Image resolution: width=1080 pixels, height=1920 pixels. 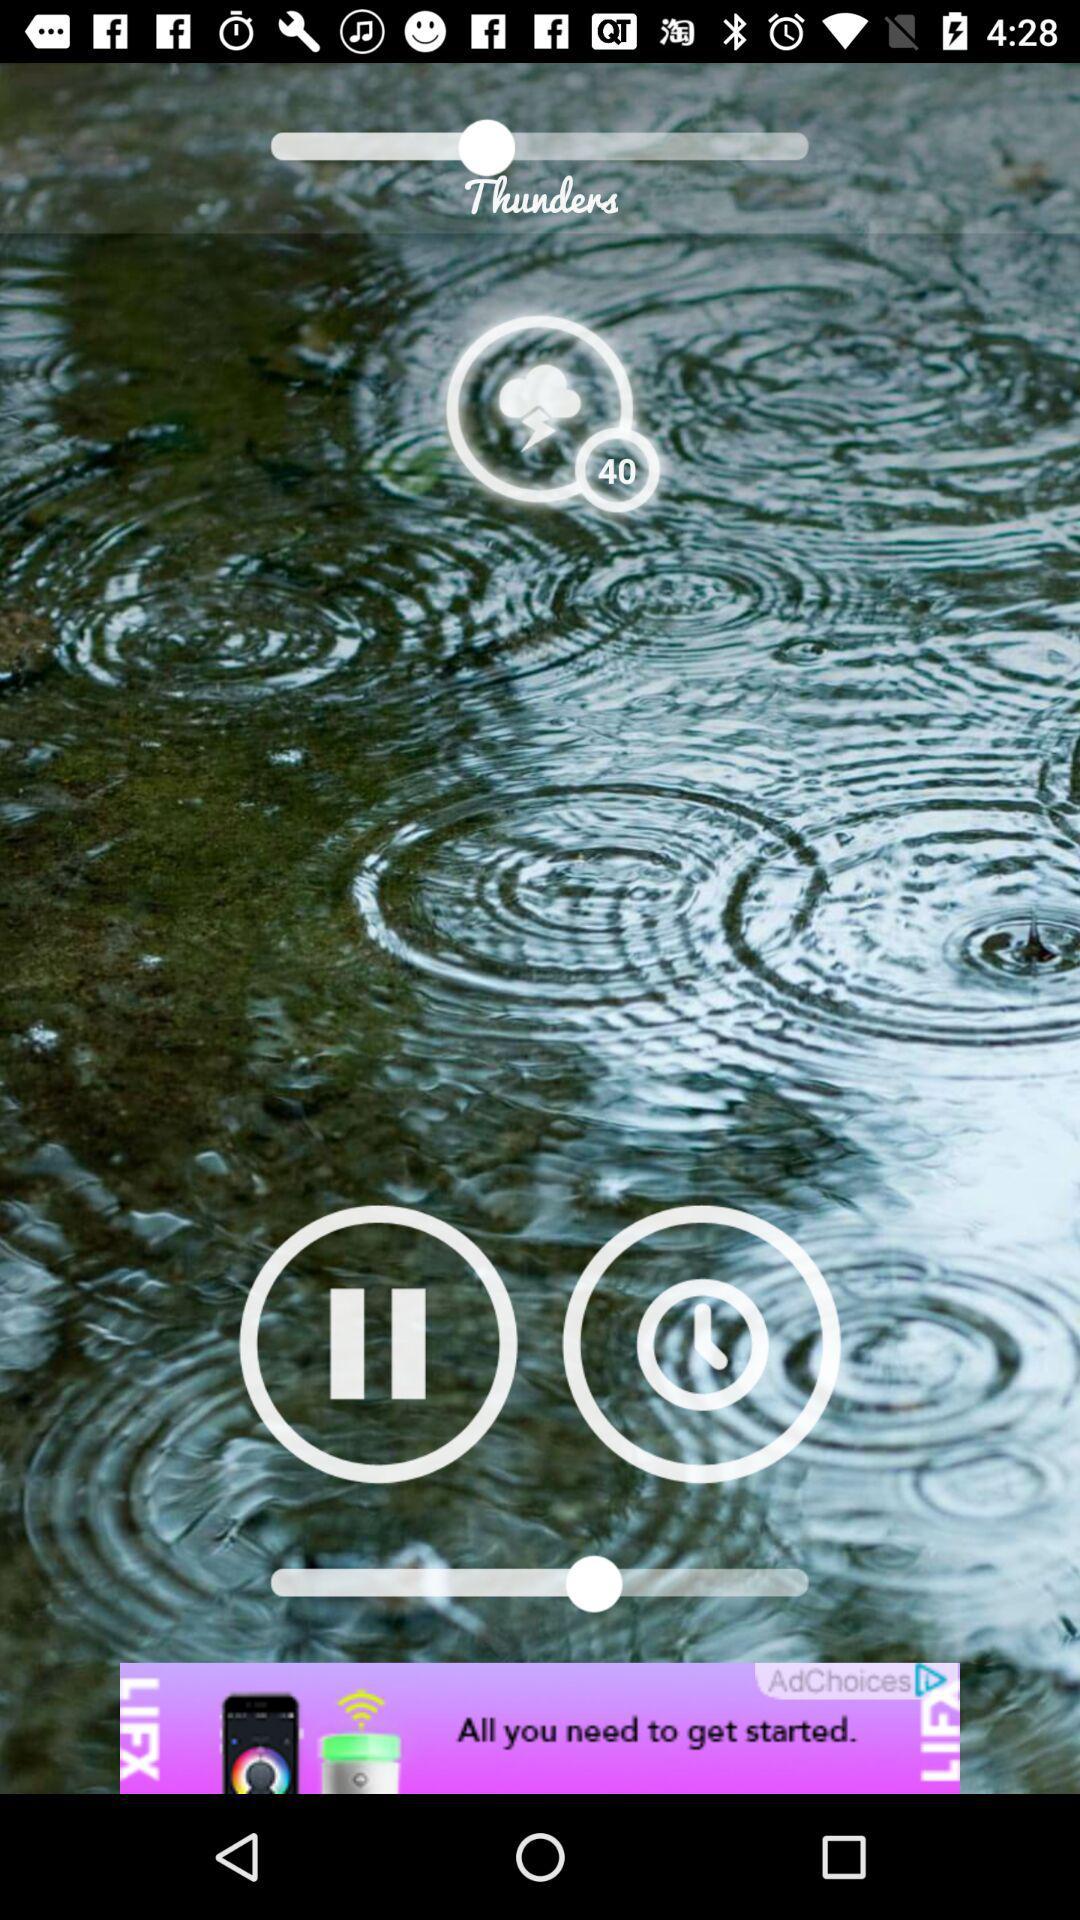 I want to click on visit the advertisement site, so click(x=540, y=1727).